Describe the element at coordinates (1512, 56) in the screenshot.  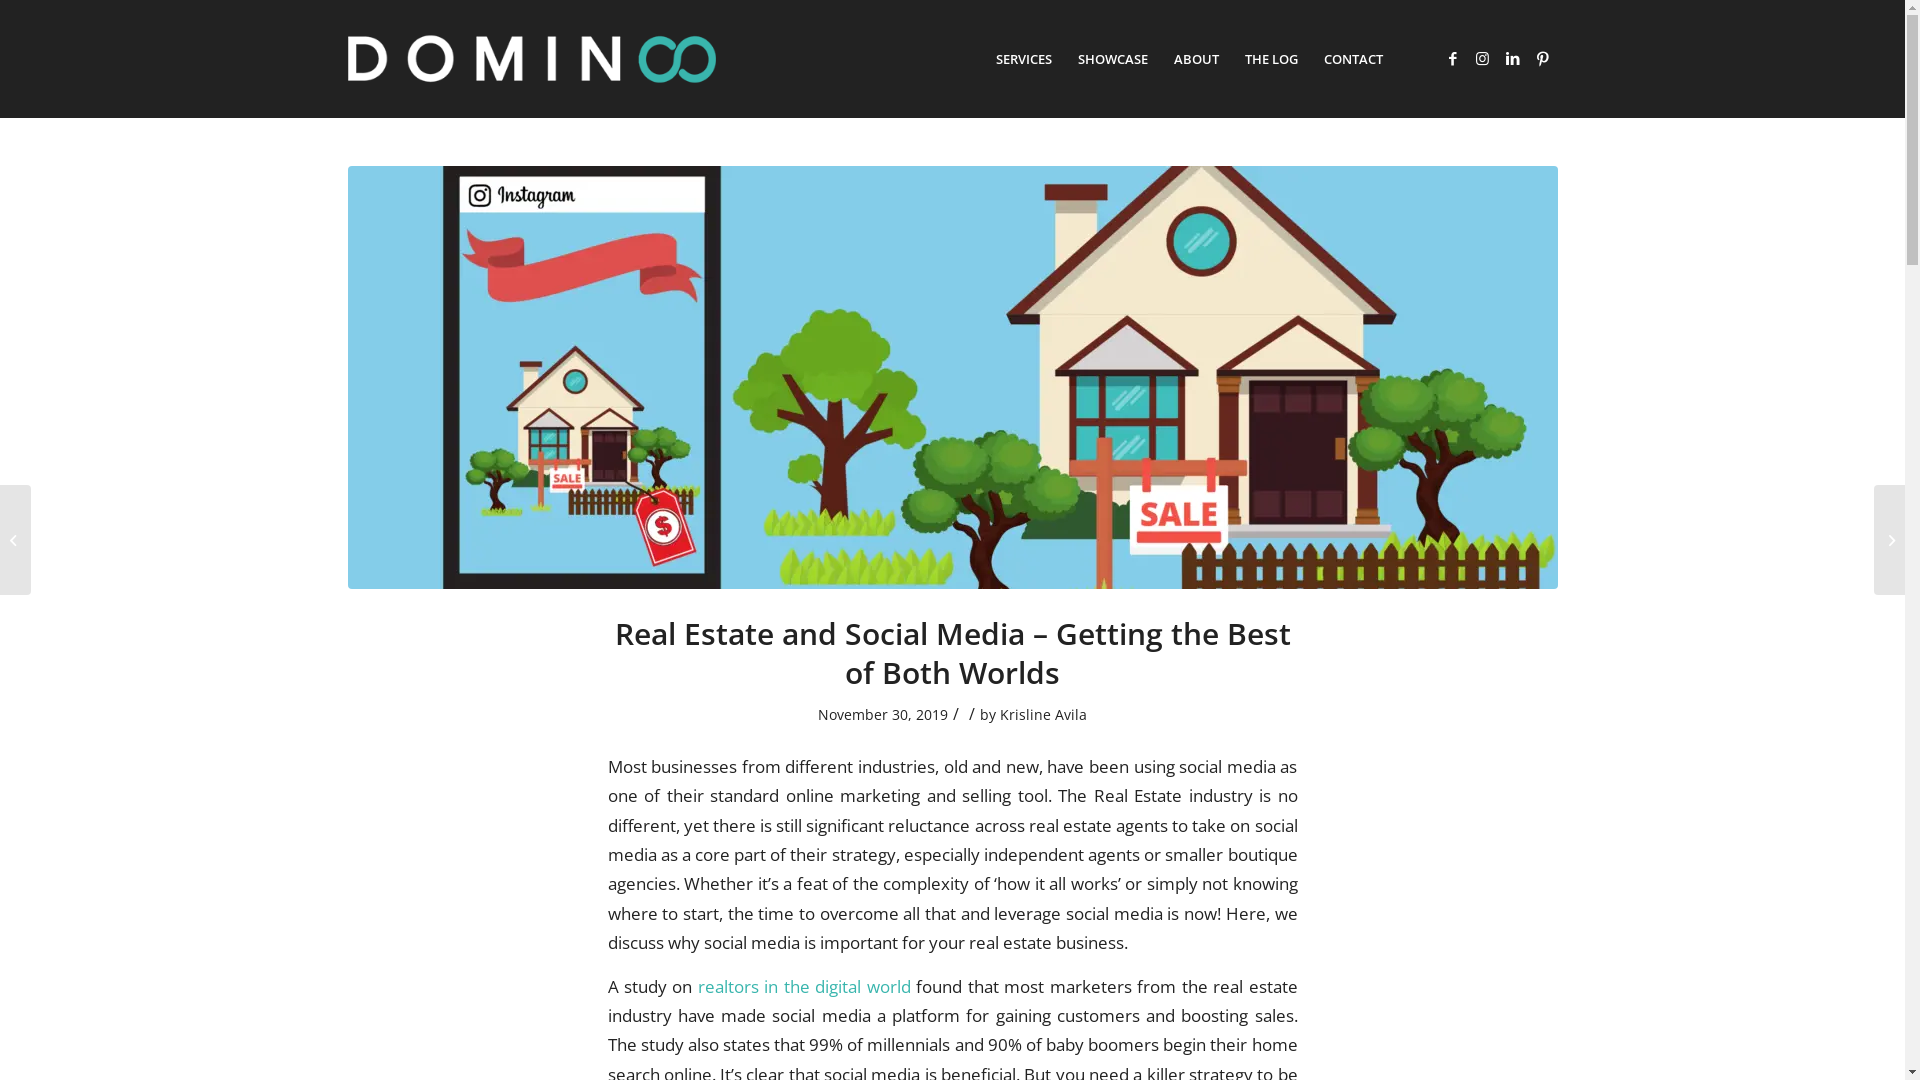
I see `'LinkedIn'` at that location.